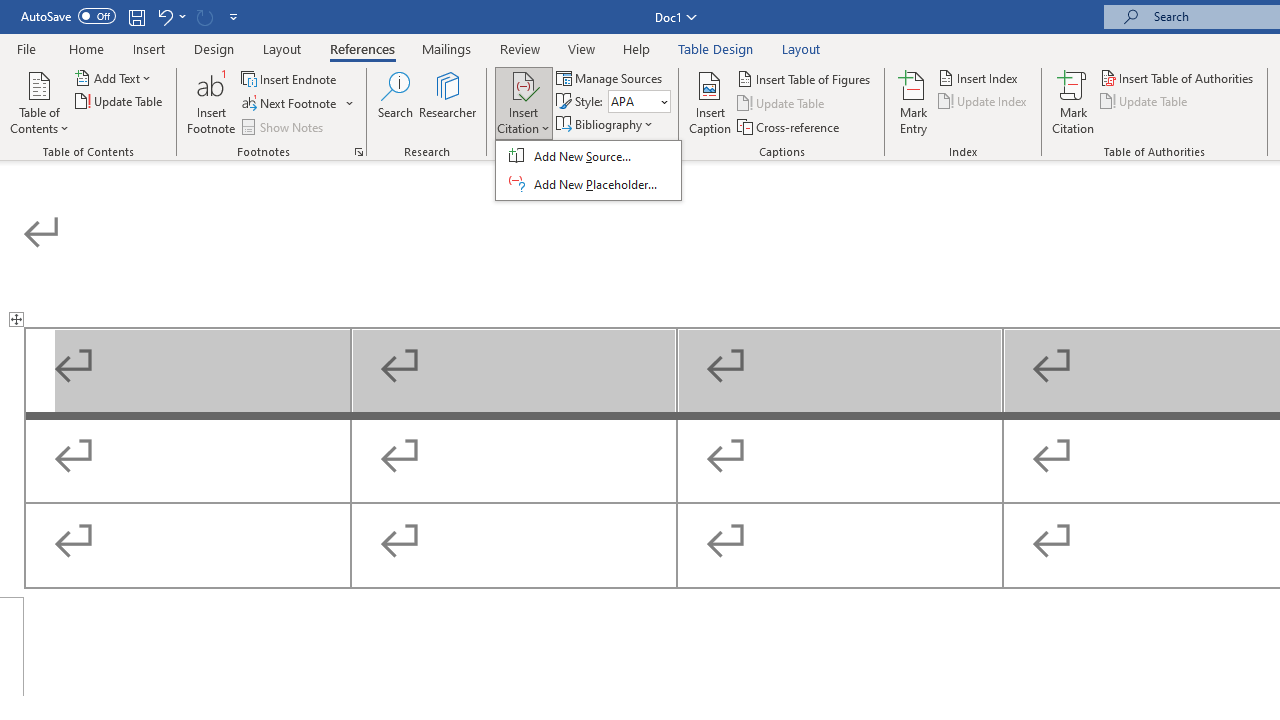 Image resolution: width=1280 pixels, height=720 pixels. Describe the element at coordinates (984, 101) in the screenshot. I see `'Update Index'` at that location.